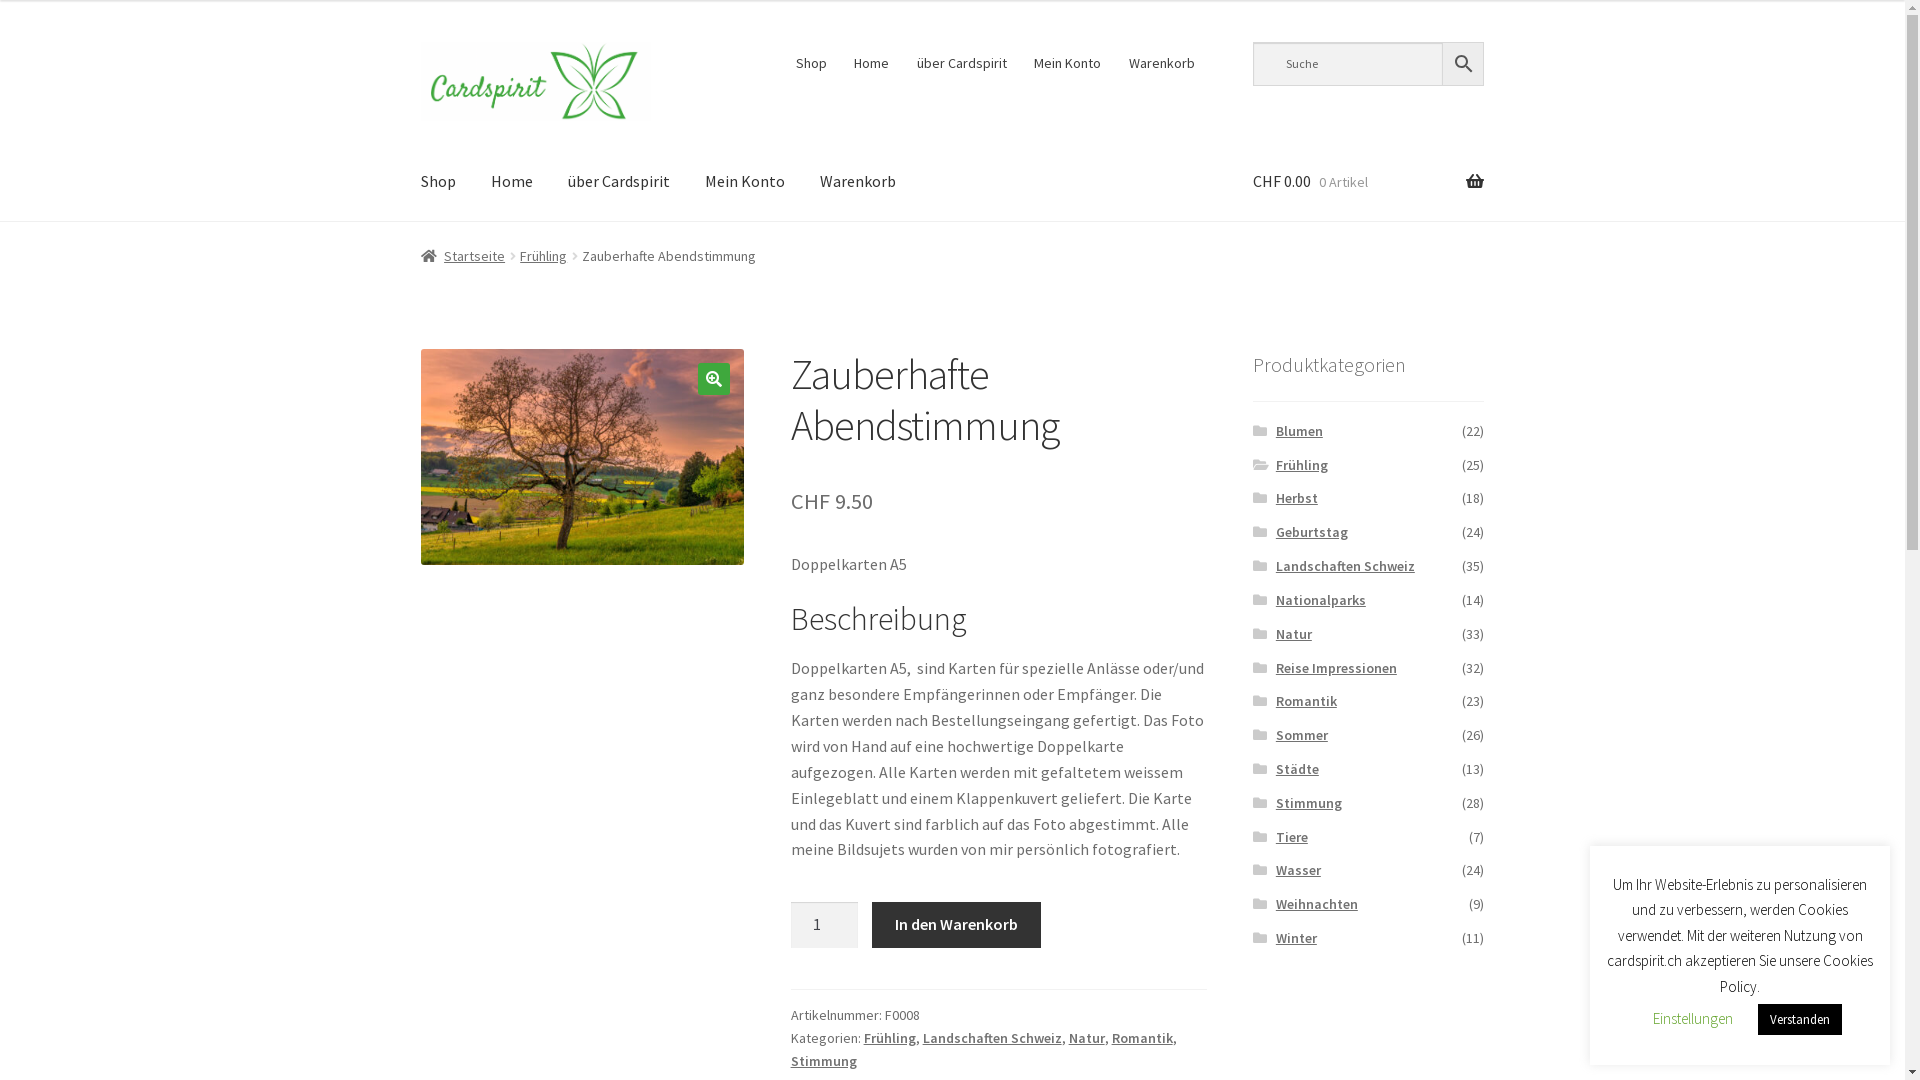  What do you see at coordinates (1275, 599) in the screenshot?
I see `'Nationalparks'` at bounding box center [1275, 599].